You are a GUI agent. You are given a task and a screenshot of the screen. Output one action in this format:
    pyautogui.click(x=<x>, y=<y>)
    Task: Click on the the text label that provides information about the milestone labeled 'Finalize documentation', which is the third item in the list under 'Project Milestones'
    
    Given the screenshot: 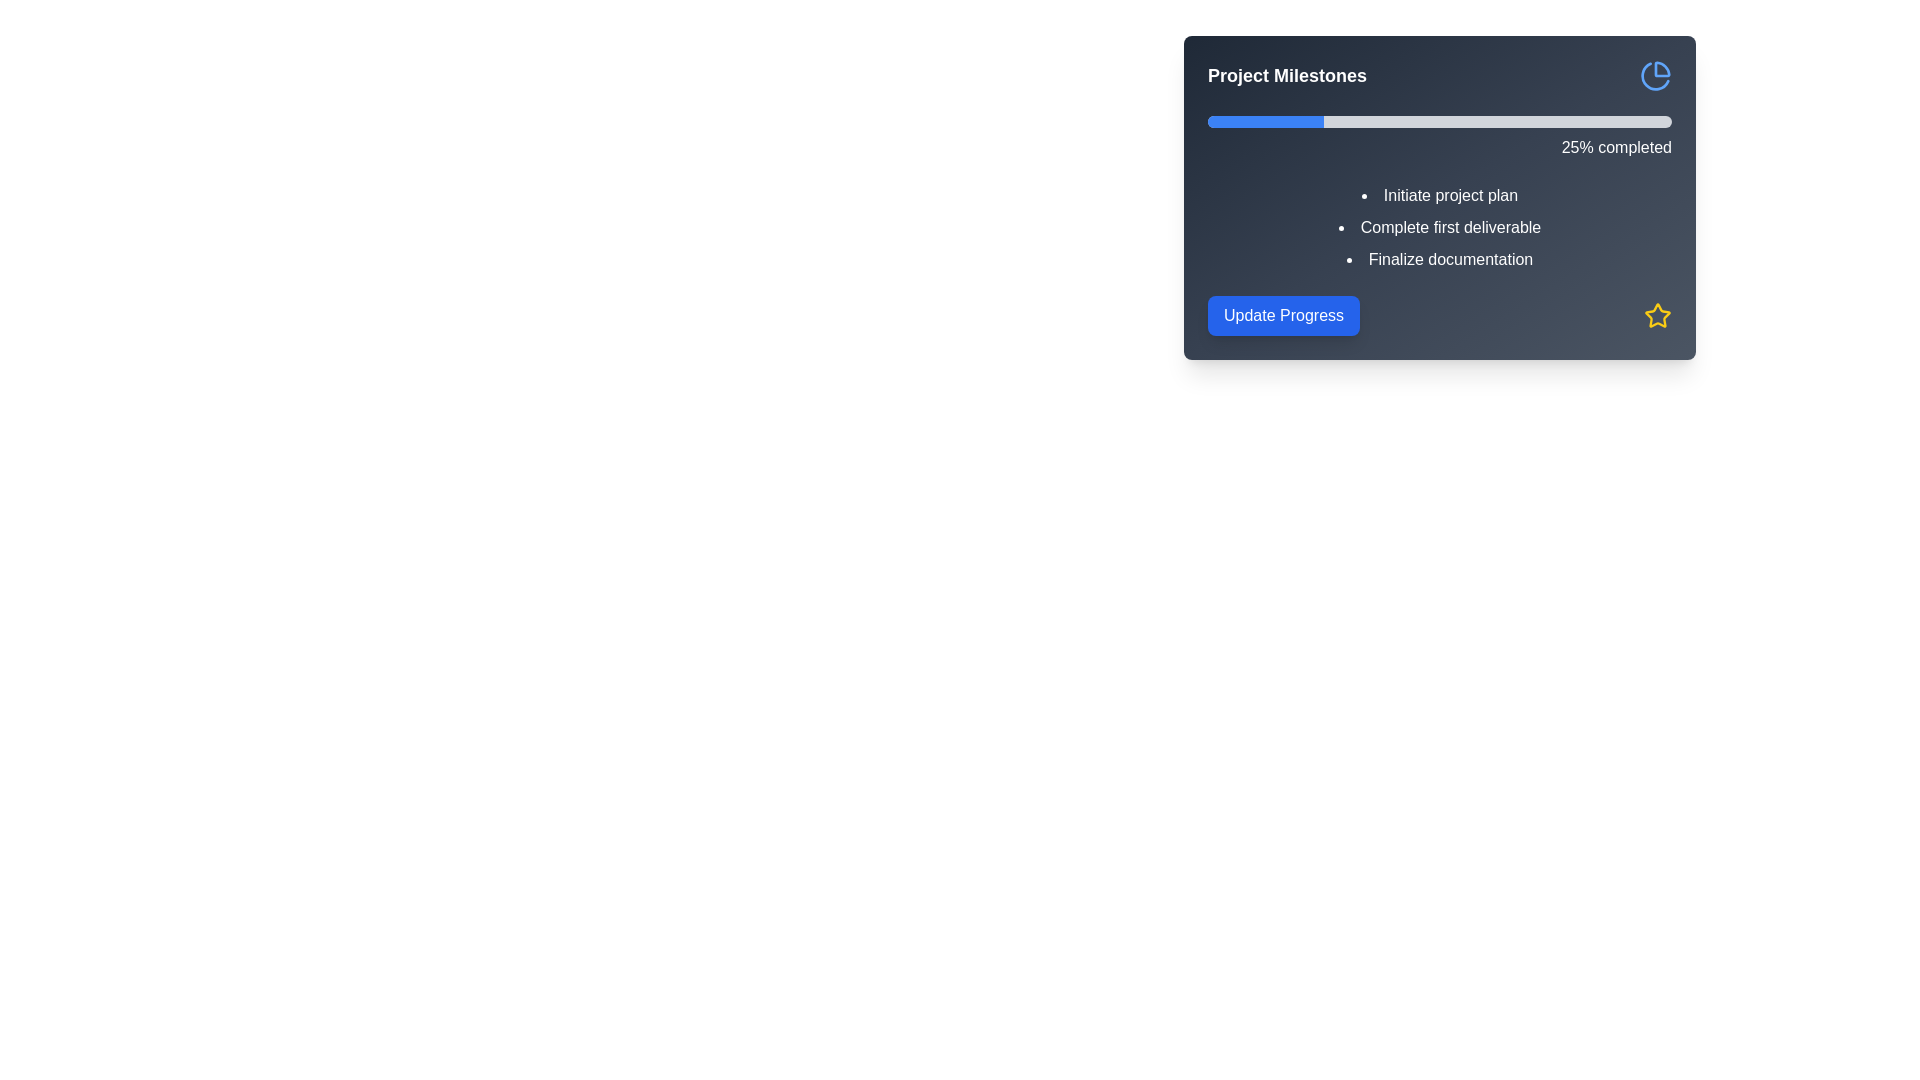 What is the action you would take?
    pyautogui.click(x=1440, y=258)
    